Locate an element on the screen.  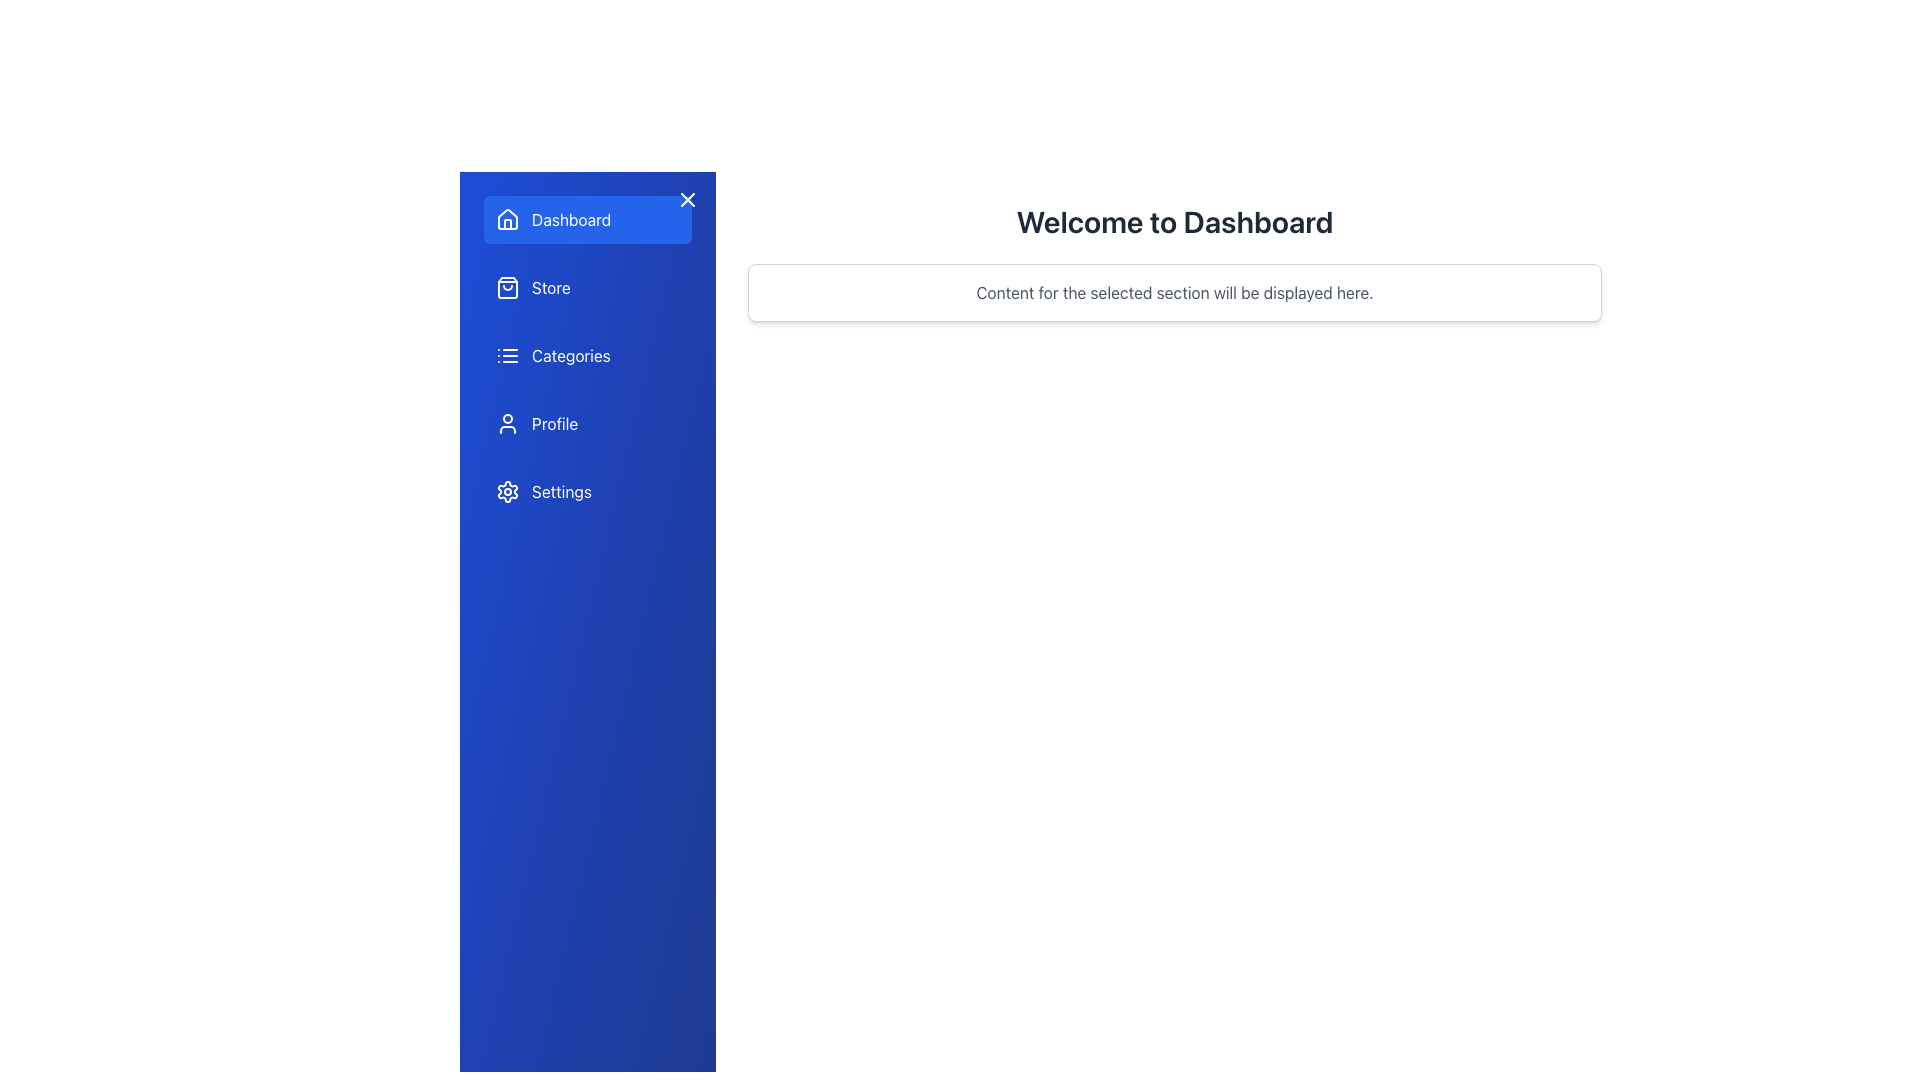
the shopping bag icon located in the second item of the vertical navigation menu labeled 'Store' is located at coordinates (508, 288).